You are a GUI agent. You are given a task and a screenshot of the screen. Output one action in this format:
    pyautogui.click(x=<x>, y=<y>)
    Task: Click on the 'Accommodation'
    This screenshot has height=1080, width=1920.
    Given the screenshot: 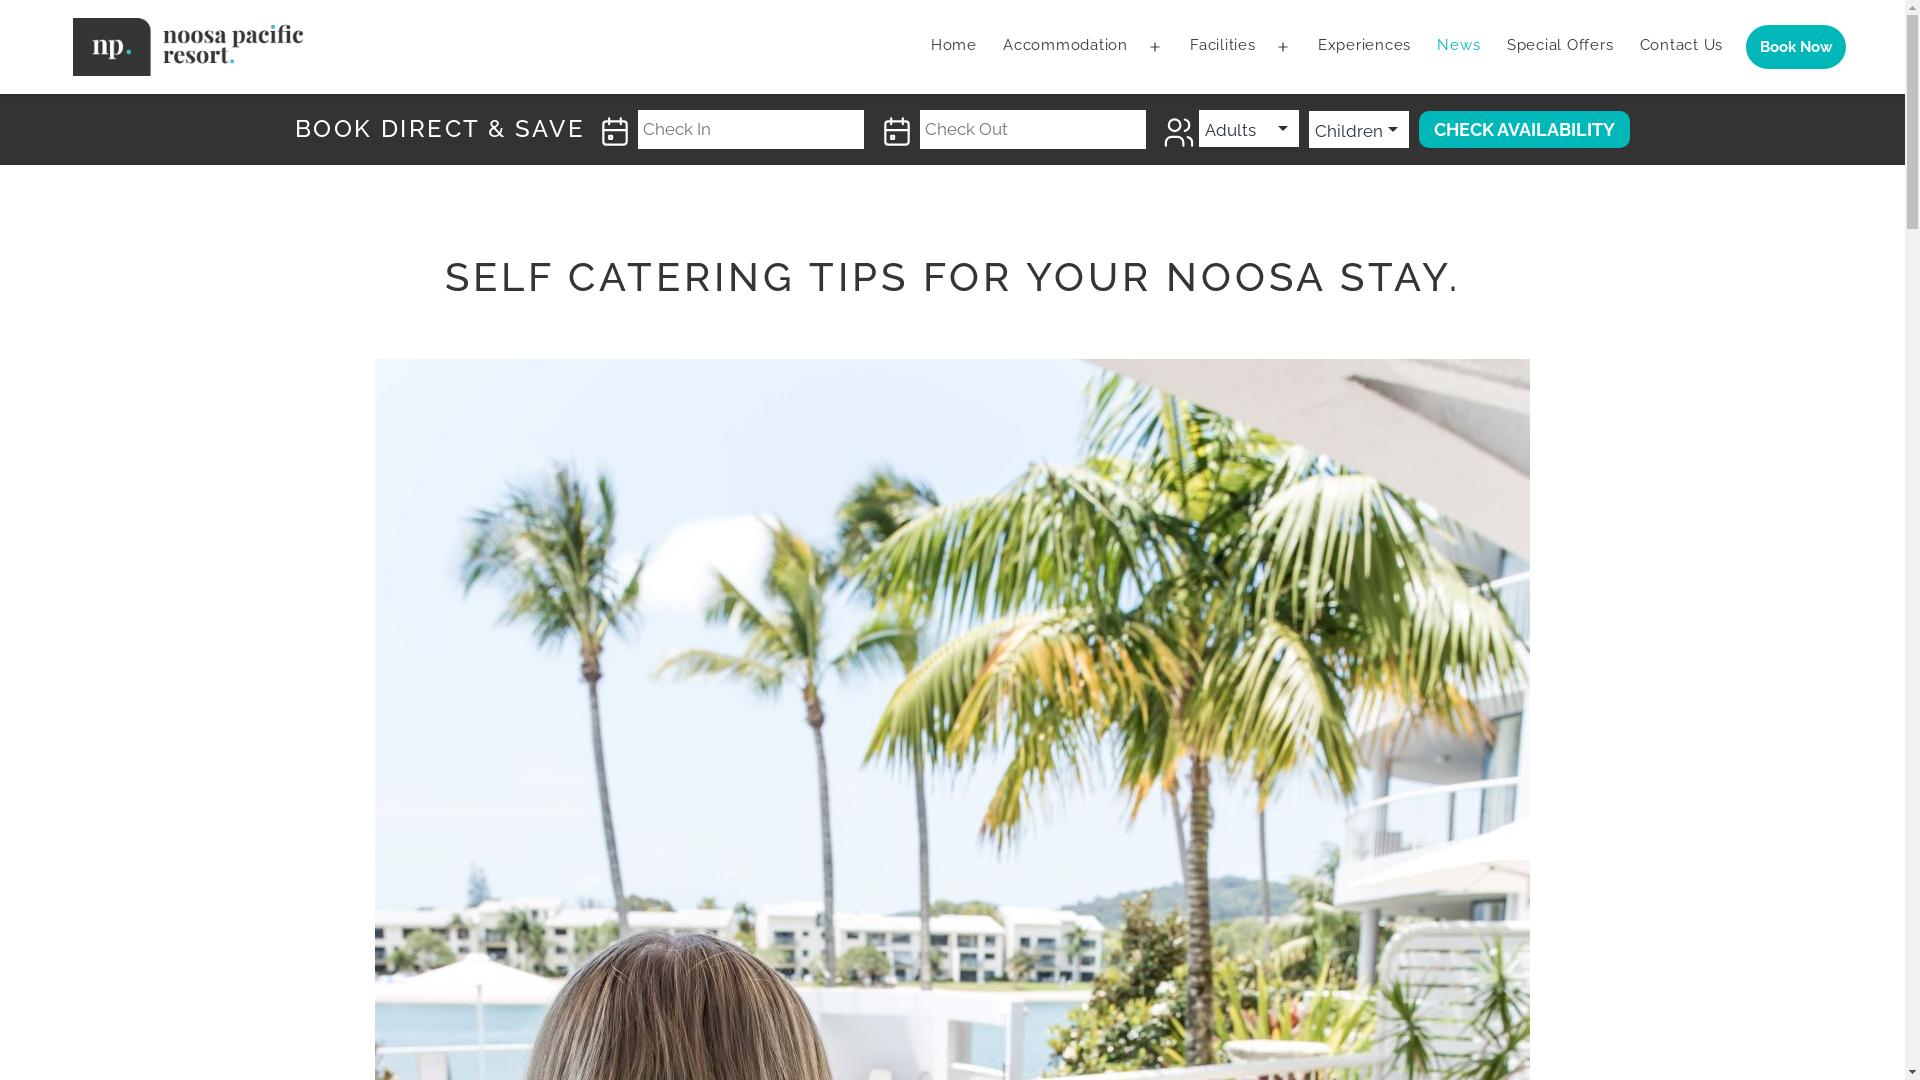 What is the action you would take?
    pyautogui.click(x=1064, y=46)
    